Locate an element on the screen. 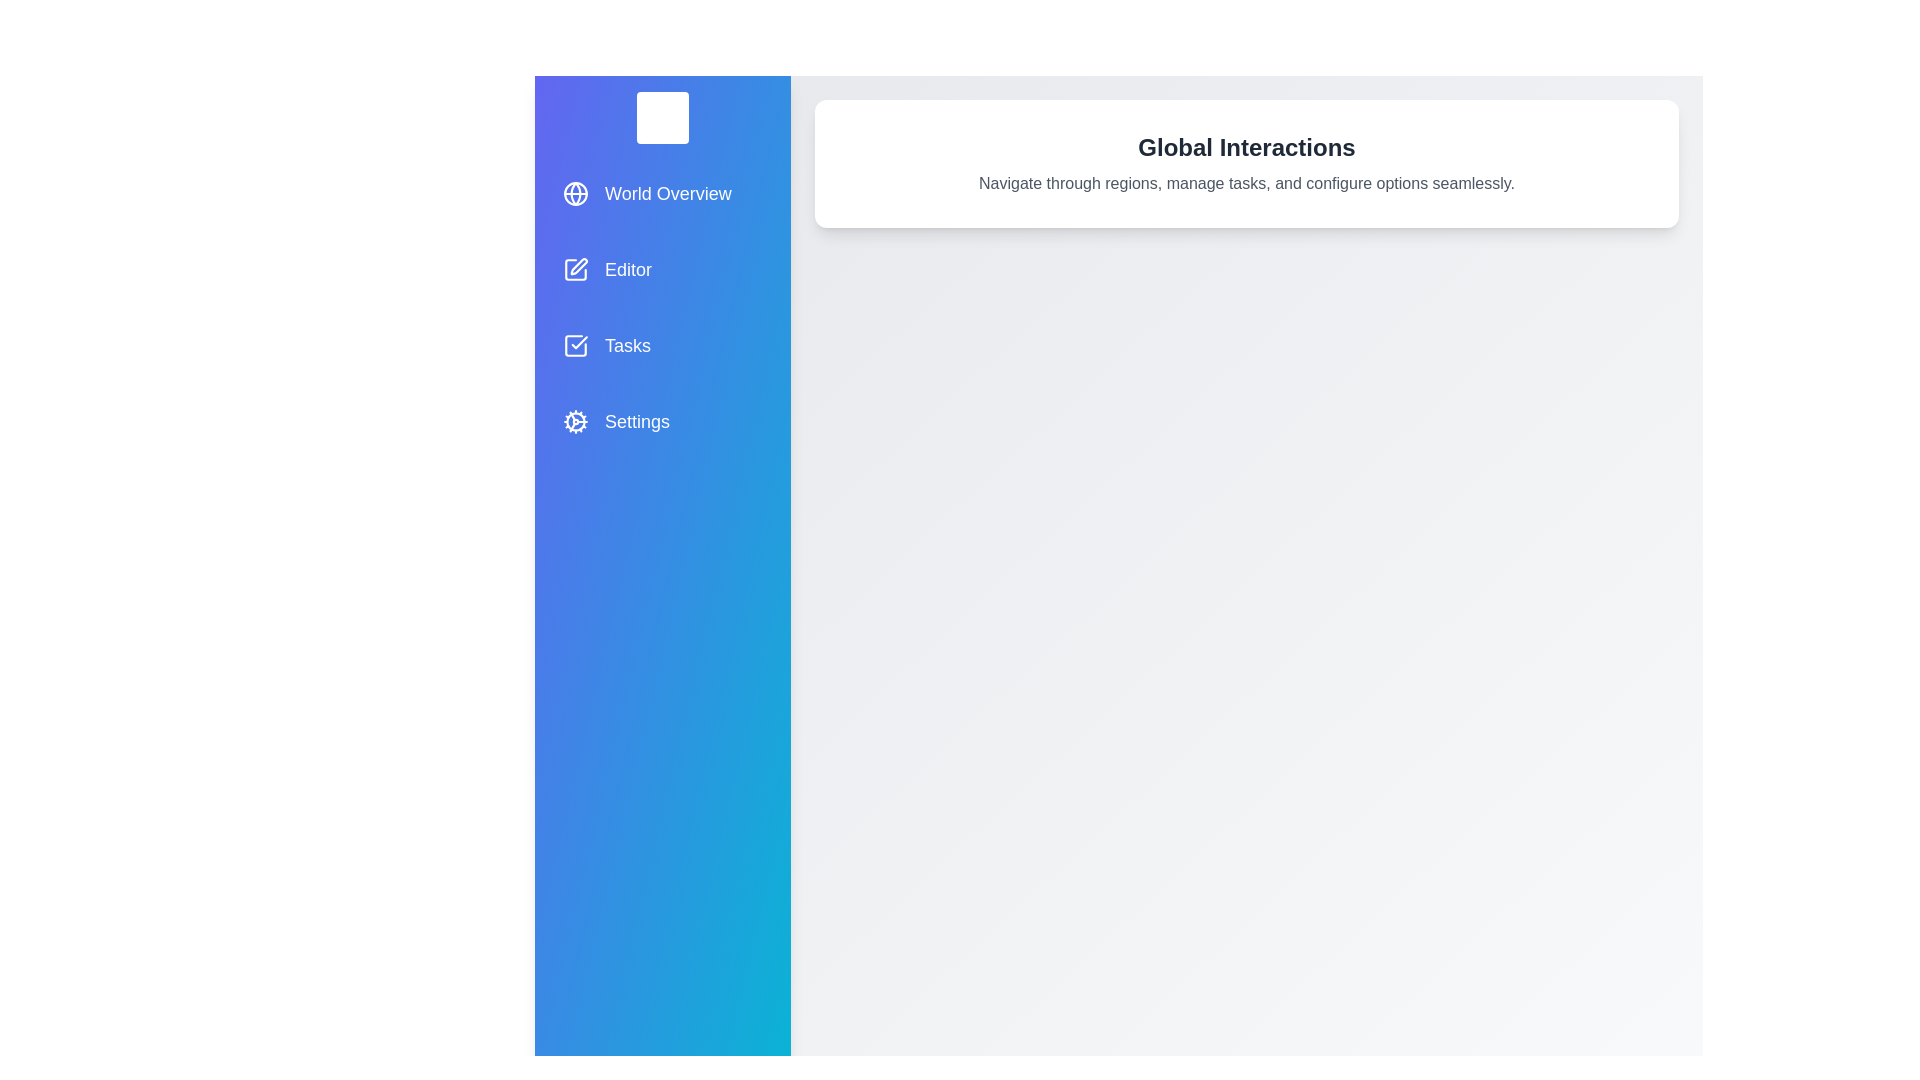 Image resolution: width=1920 pixels, height=1080 pixels. the 'Editor' menu item is located at coordinates (662, 270).